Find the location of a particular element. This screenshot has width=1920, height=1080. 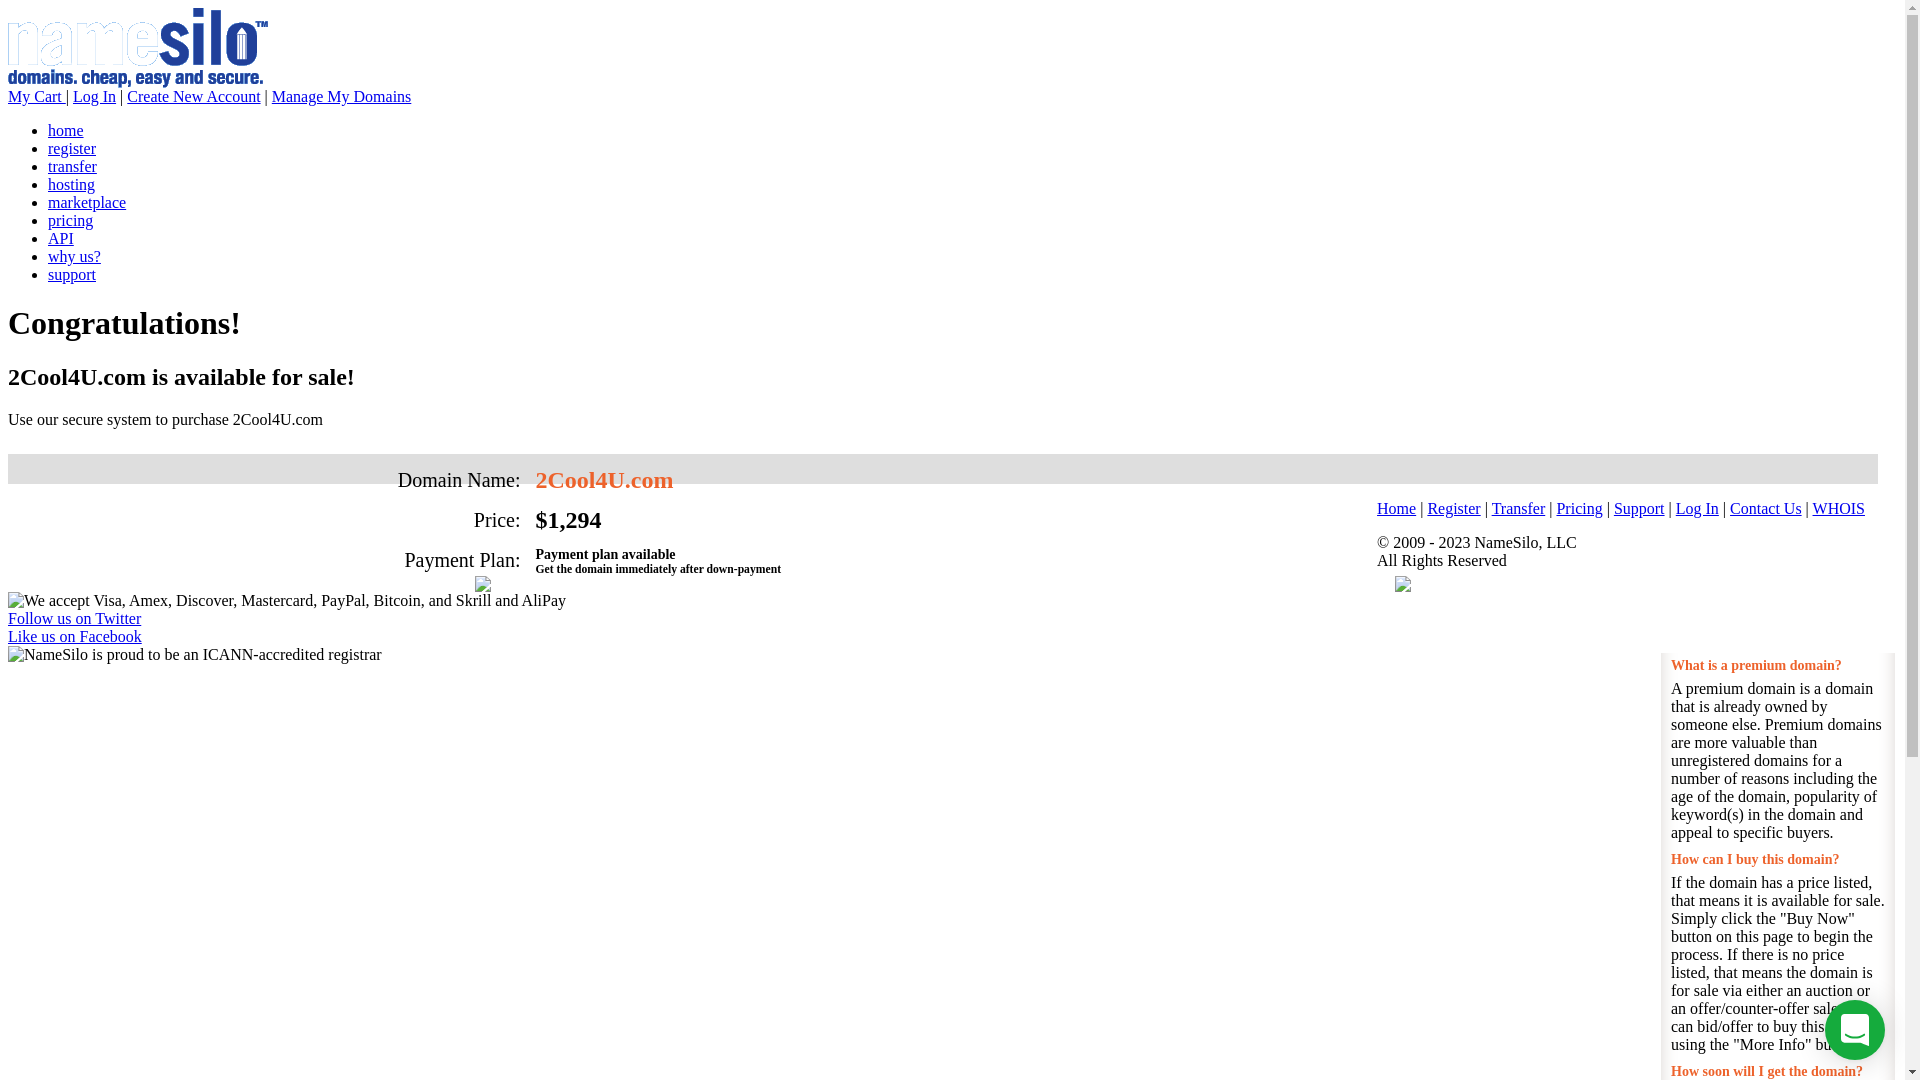

'Like us on Facebook' is located at coordinates (75, 636).